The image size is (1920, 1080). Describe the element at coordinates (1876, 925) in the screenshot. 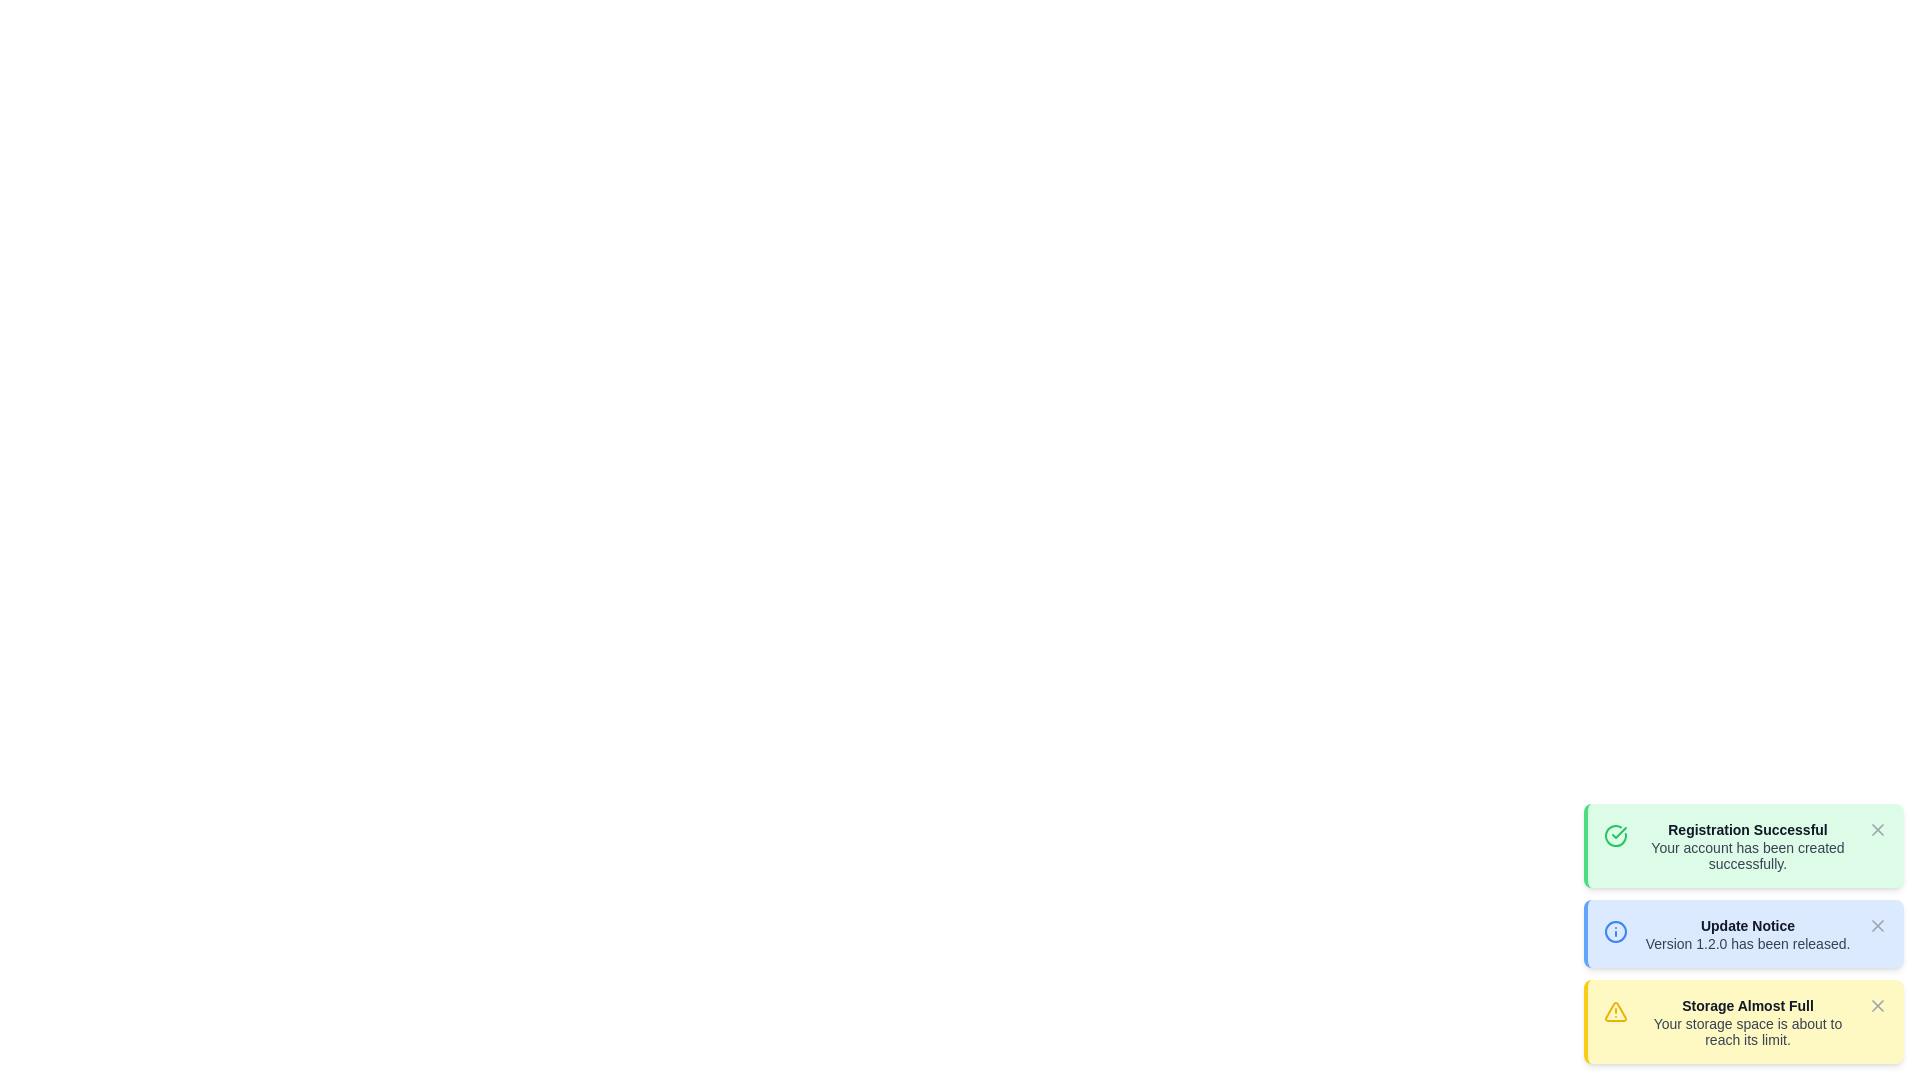

I see `the close icon of the 'Update Notice' notification located at the top-right corner of its modal component` at that location.